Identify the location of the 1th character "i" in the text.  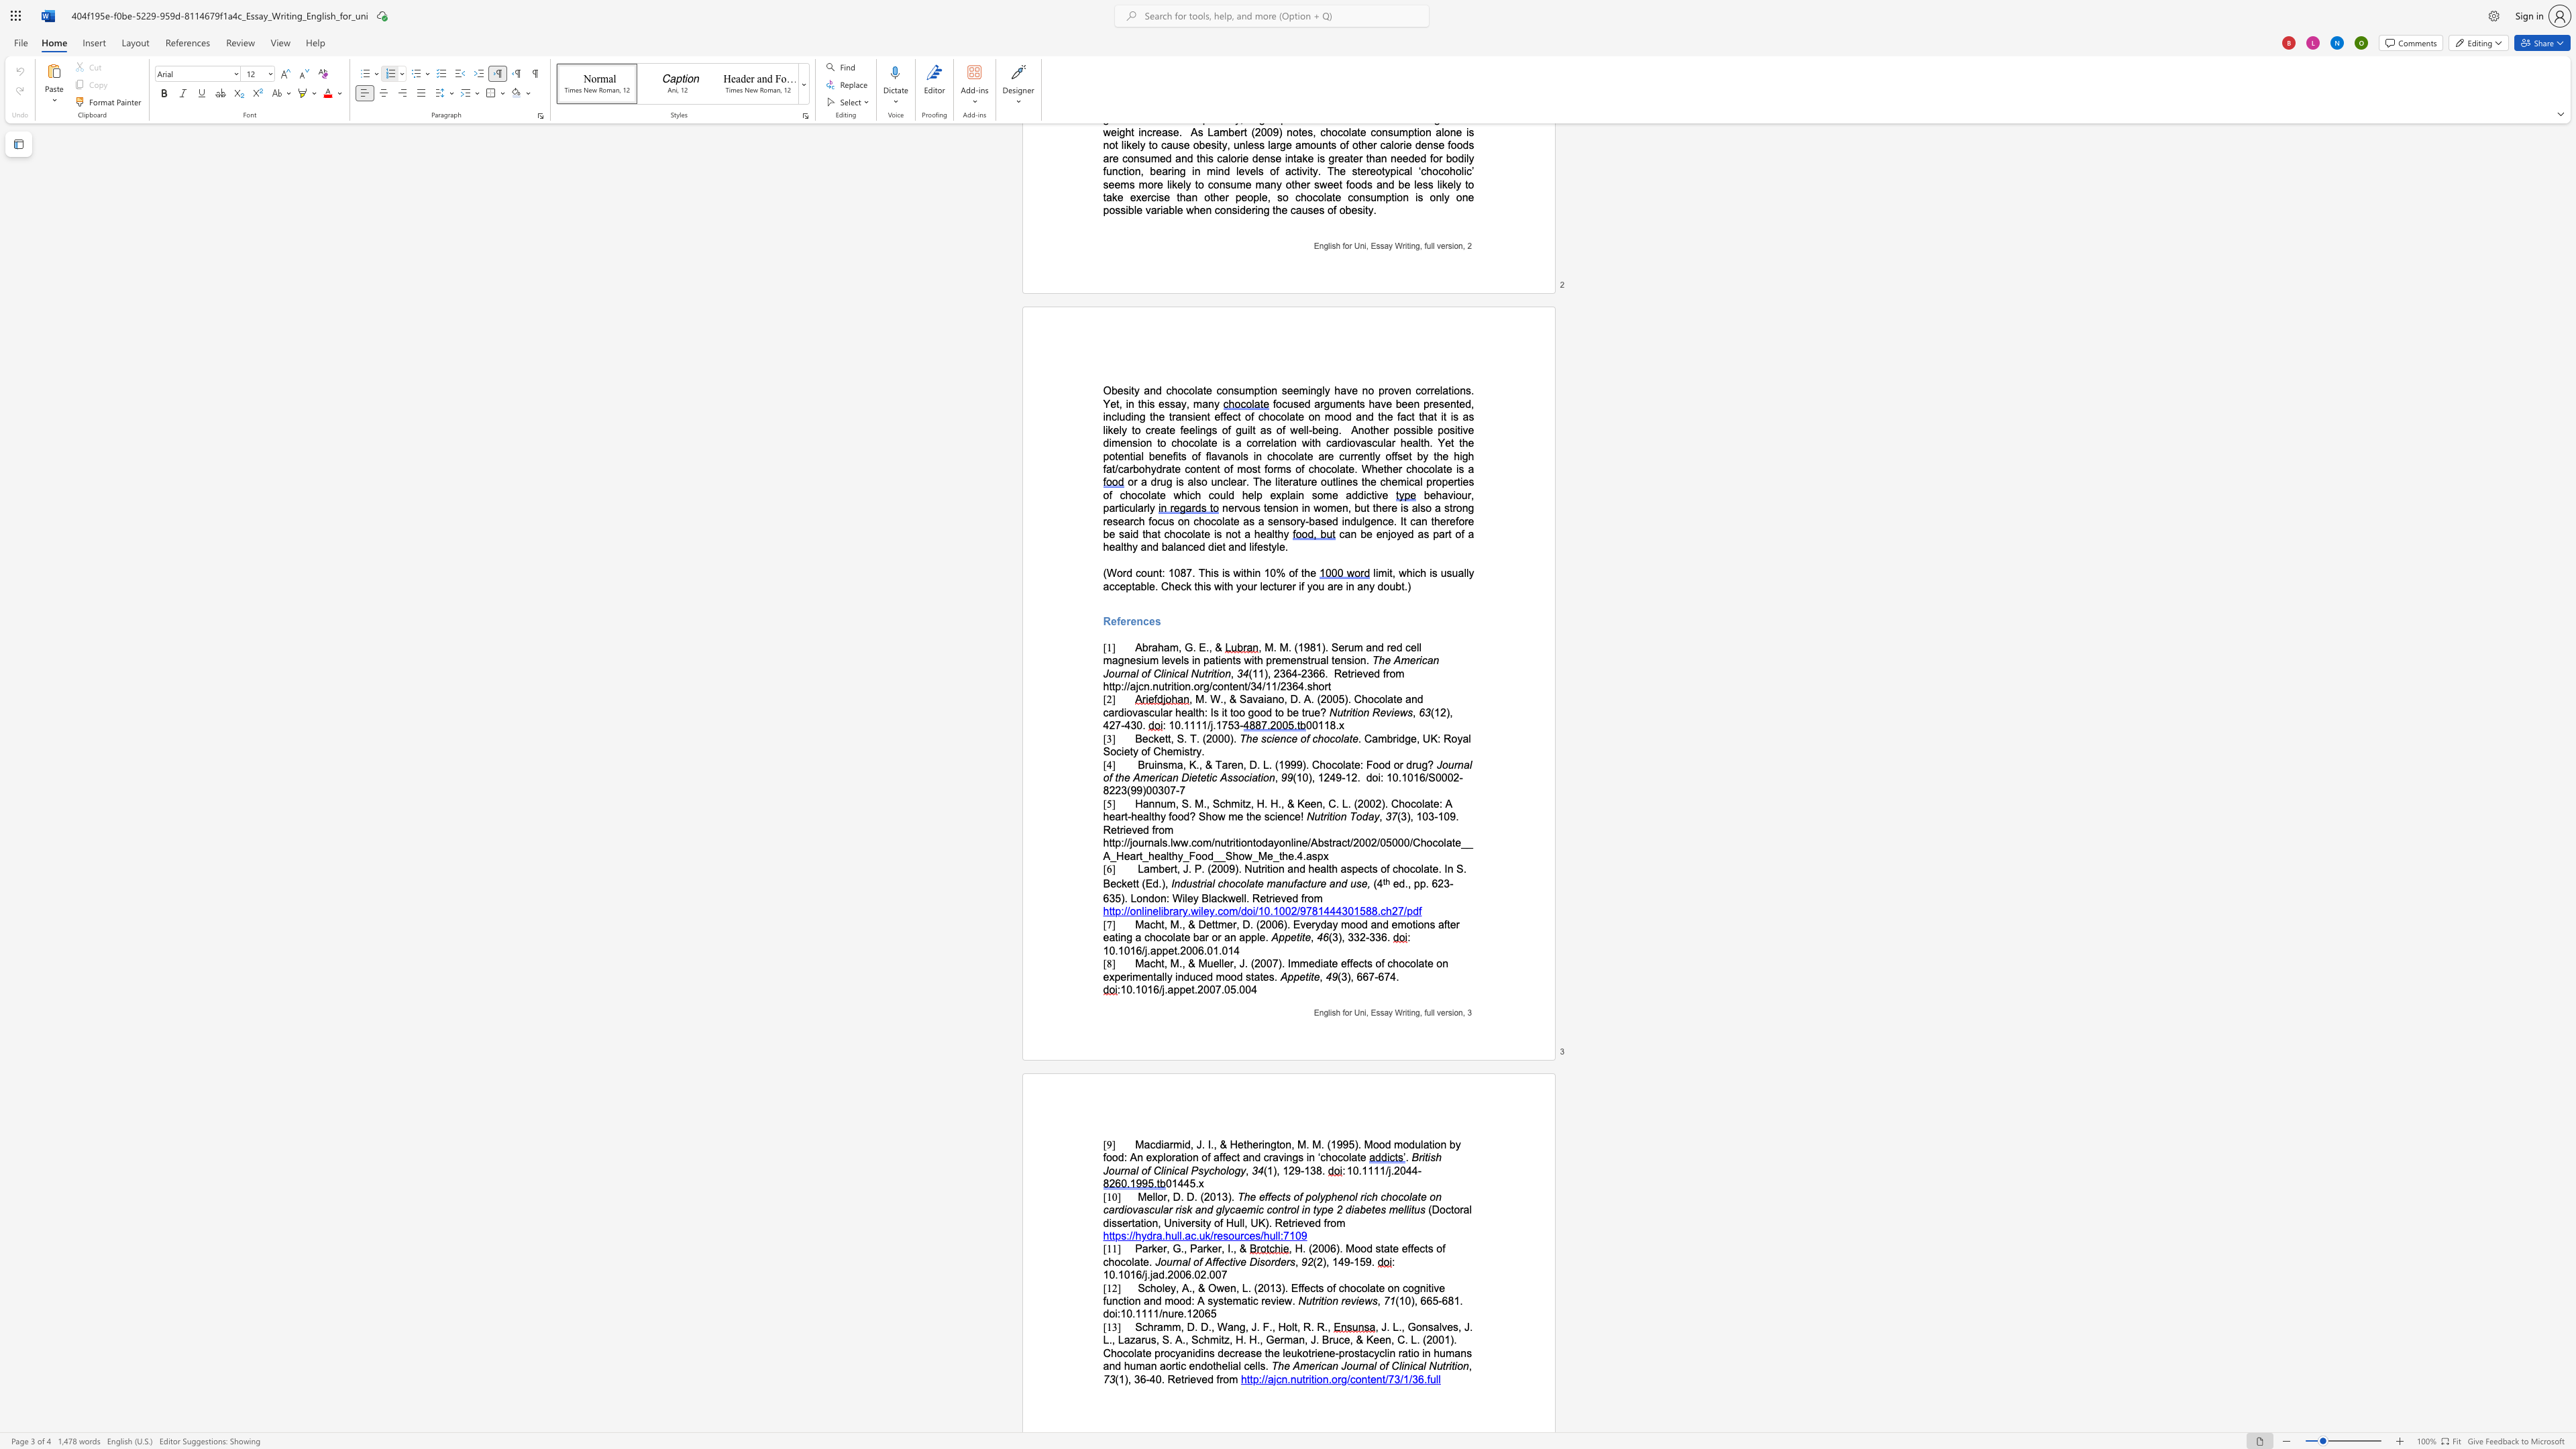
(1327, 816).